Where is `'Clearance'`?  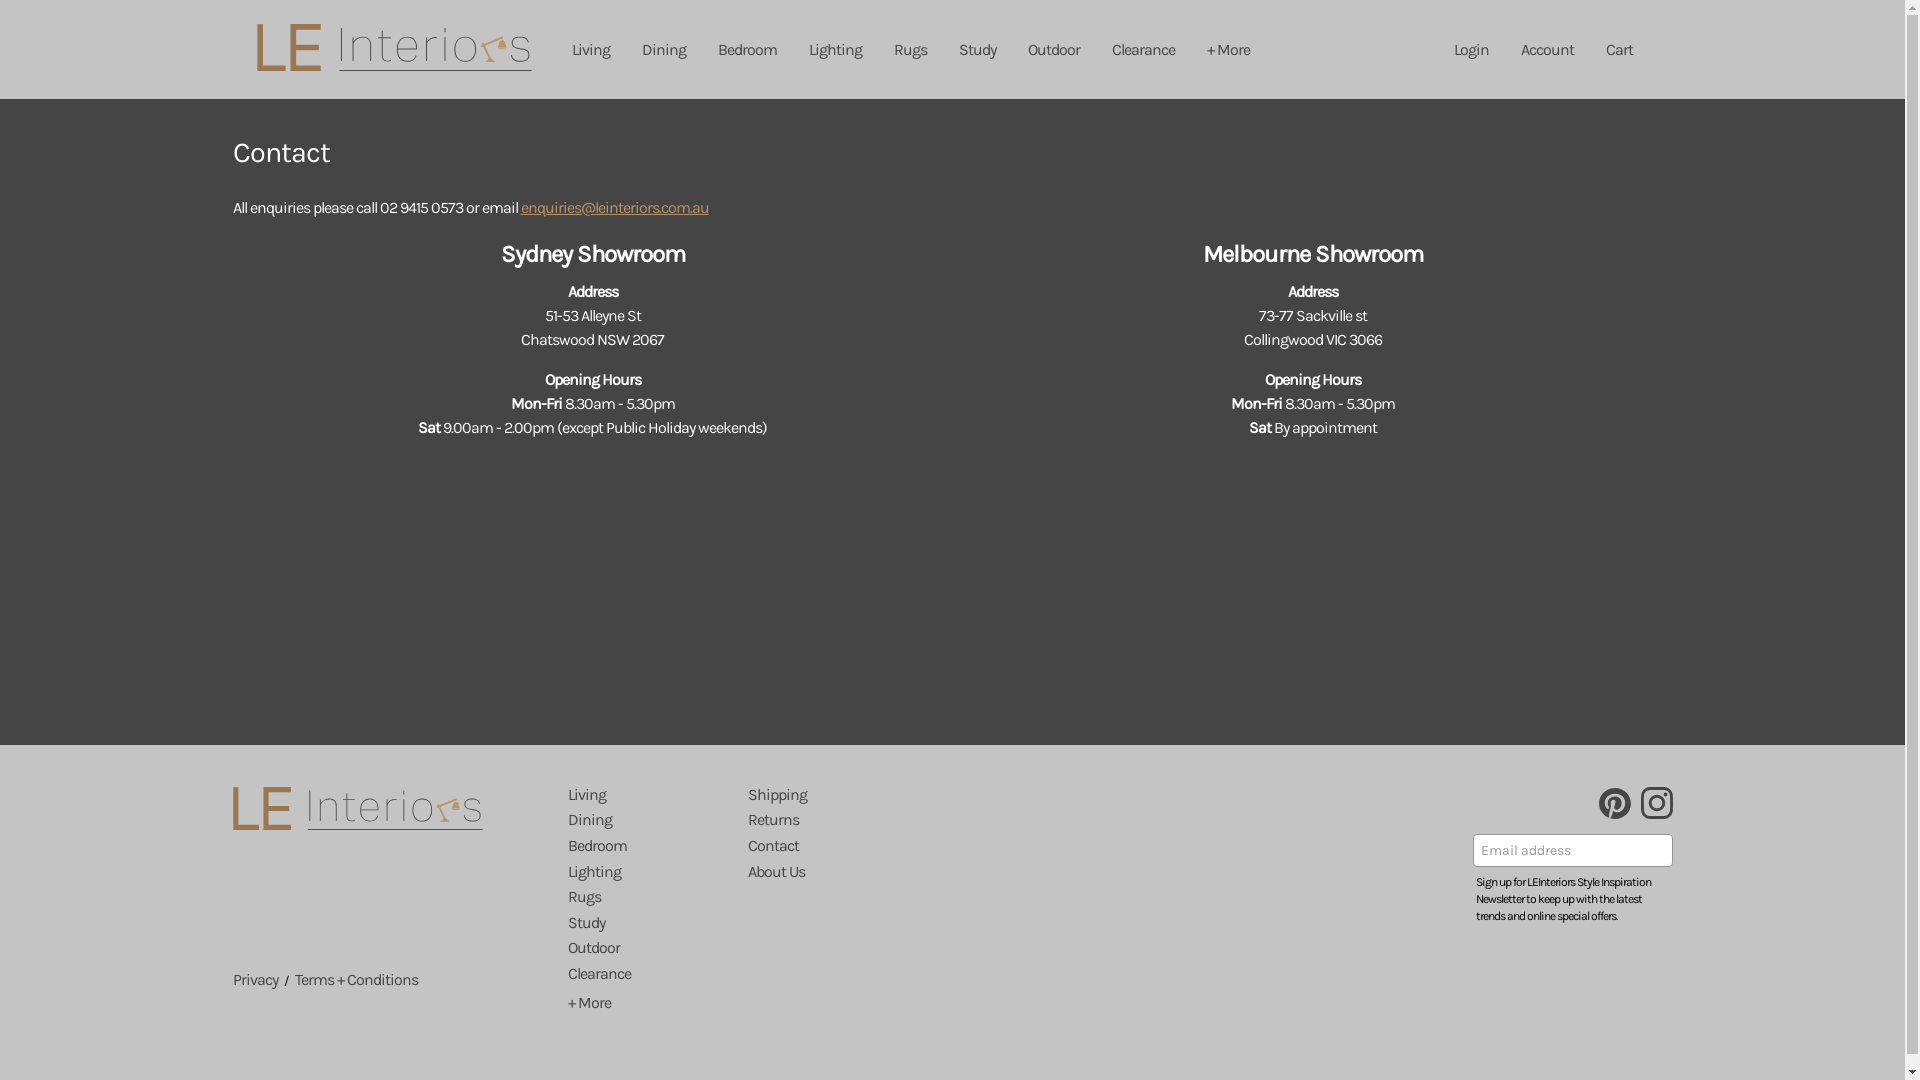 'Clearance' is located at coordinates (1143, 48).